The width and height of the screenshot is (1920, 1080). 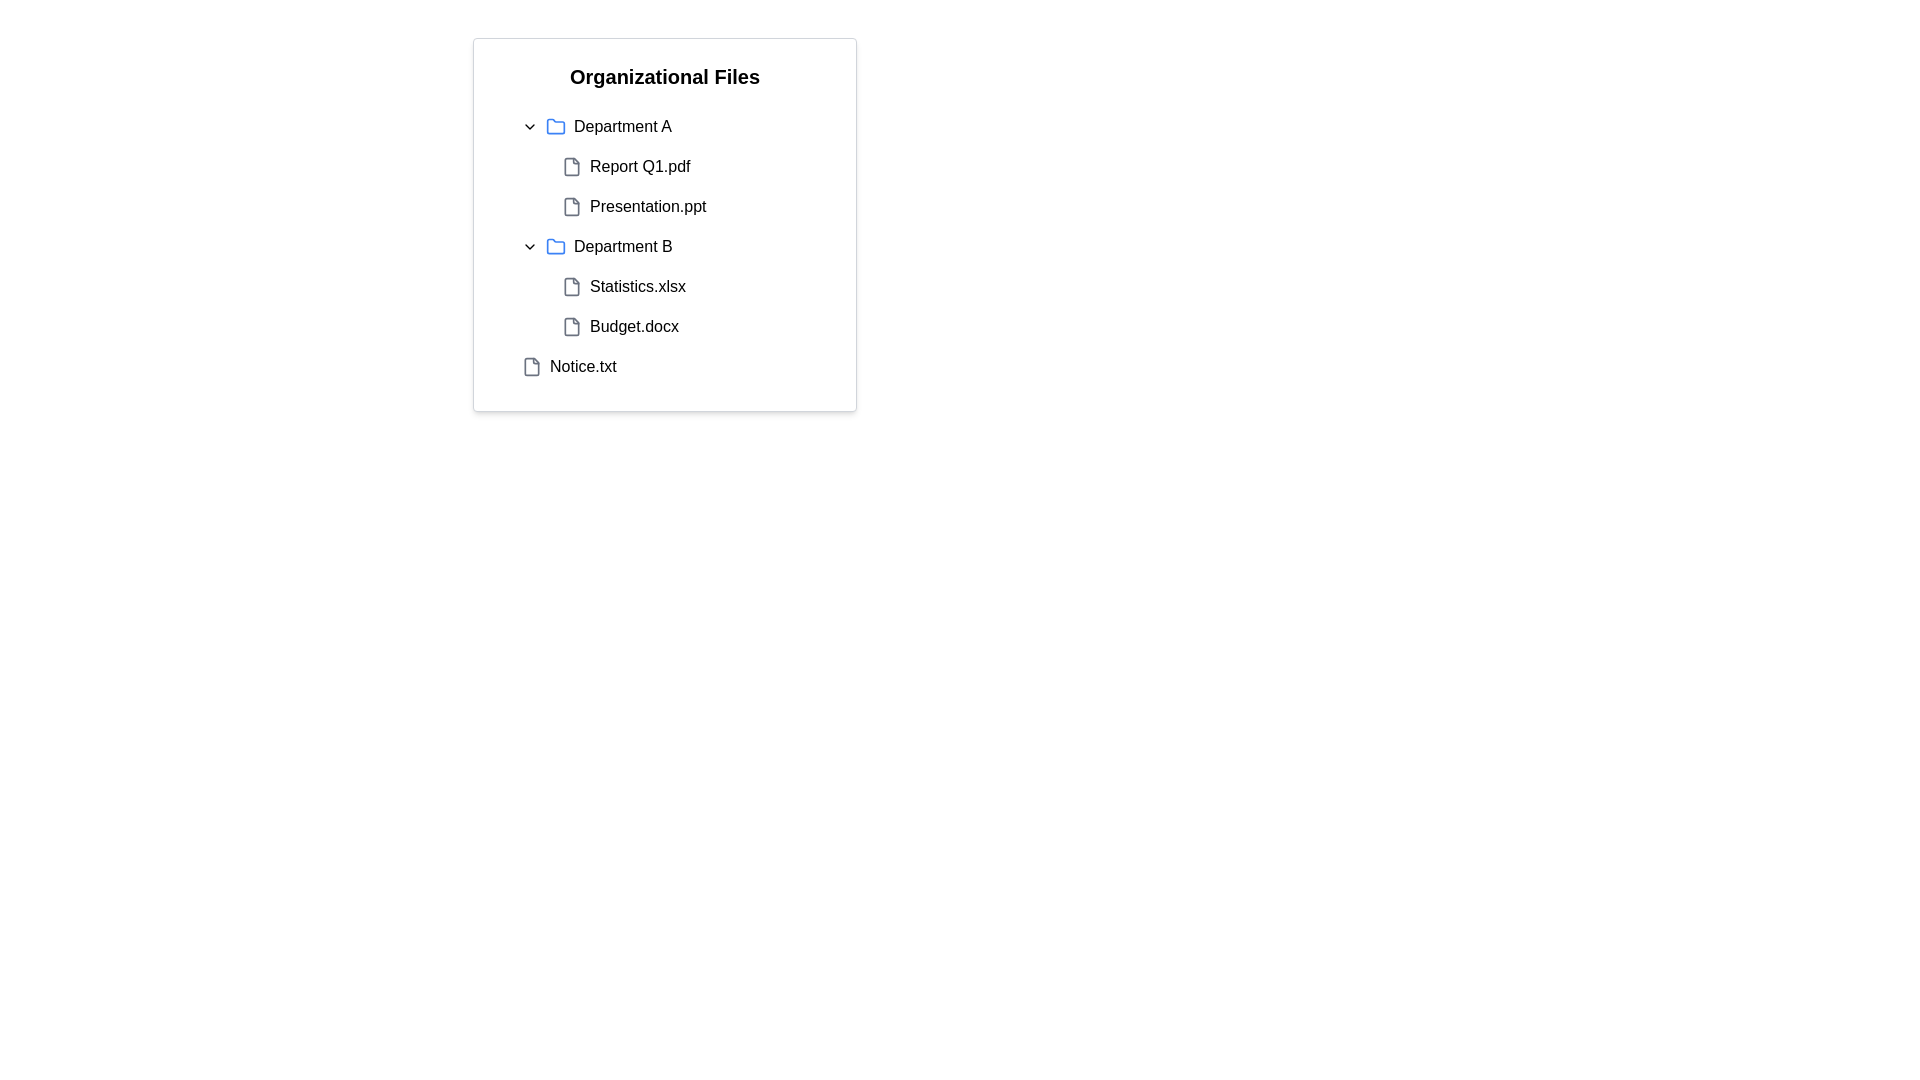 I want to click on on the file entry labeled 'Presentation.ppt' in the 'Department A' grouping of the 'Organizational Files' tree view, so click(x=633, y=207).